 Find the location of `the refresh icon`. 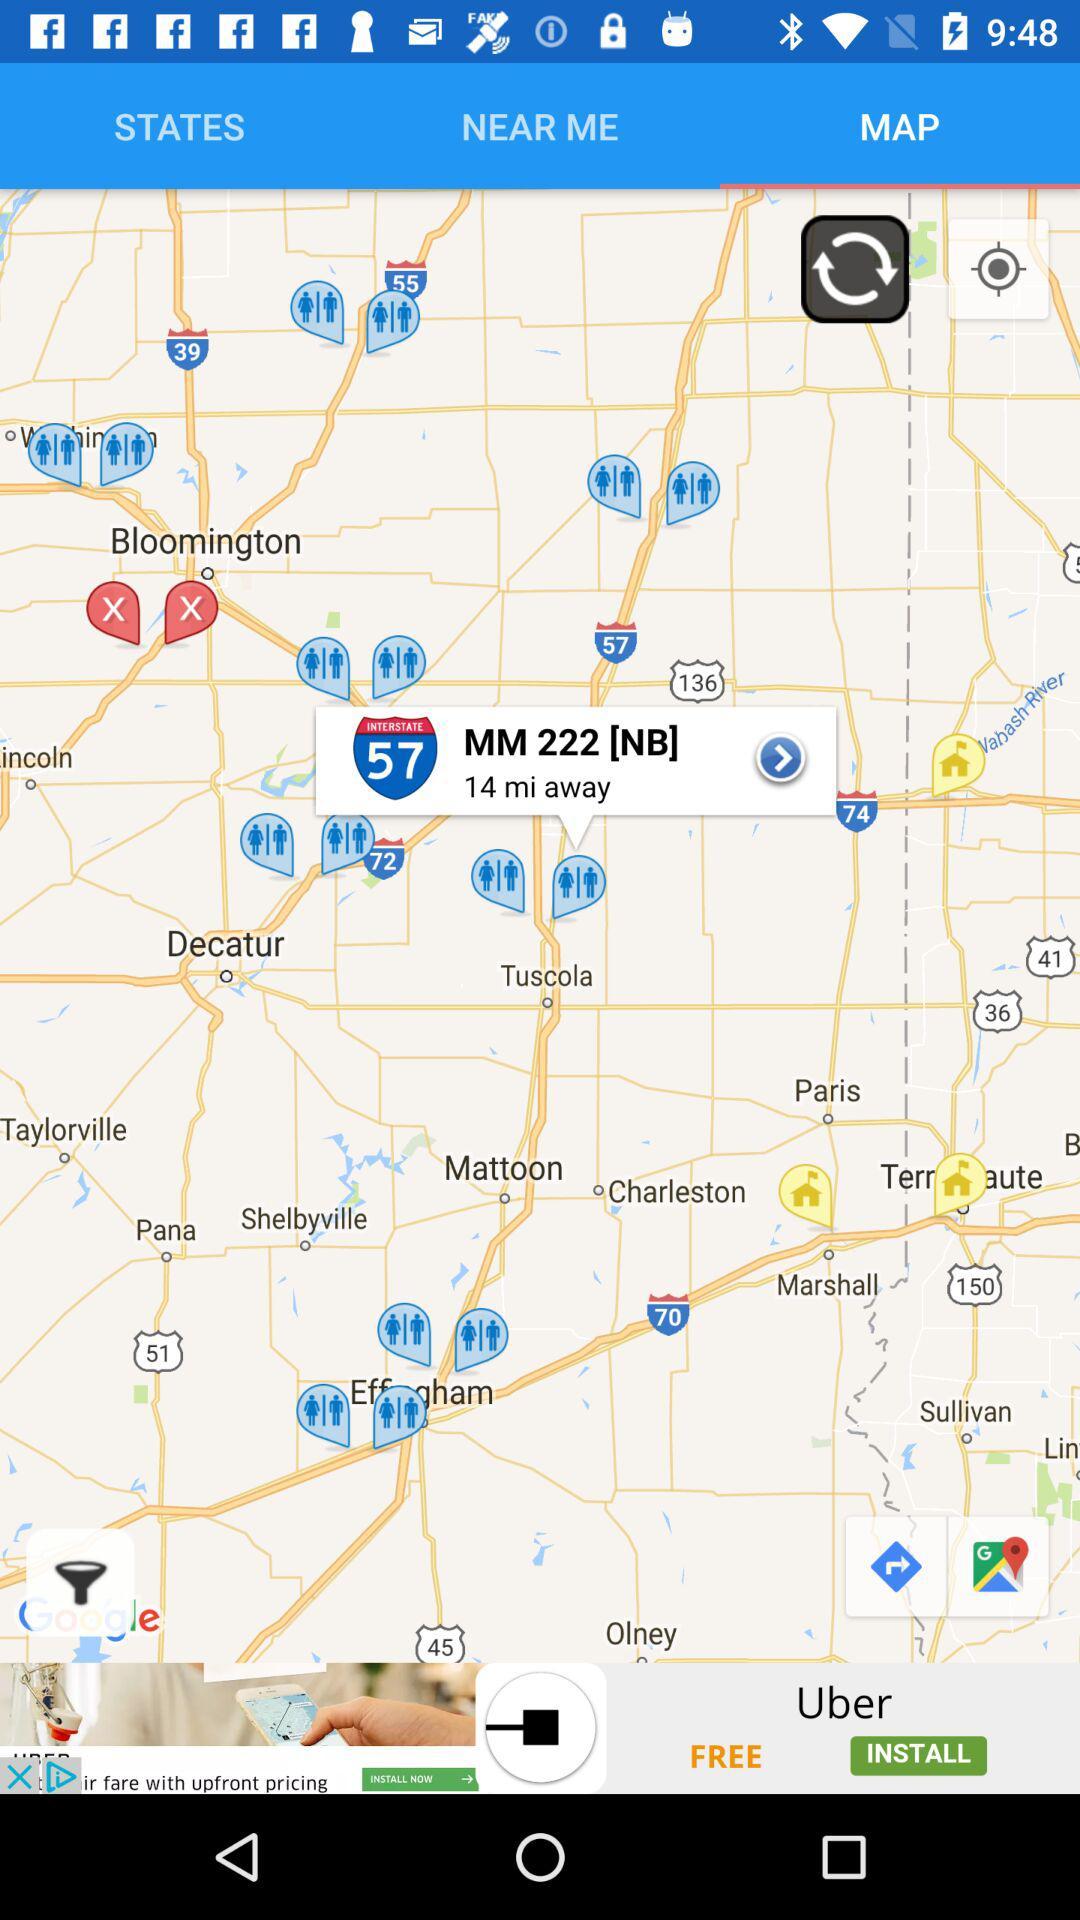

the refresh icon is located at coordinates (855, 268).